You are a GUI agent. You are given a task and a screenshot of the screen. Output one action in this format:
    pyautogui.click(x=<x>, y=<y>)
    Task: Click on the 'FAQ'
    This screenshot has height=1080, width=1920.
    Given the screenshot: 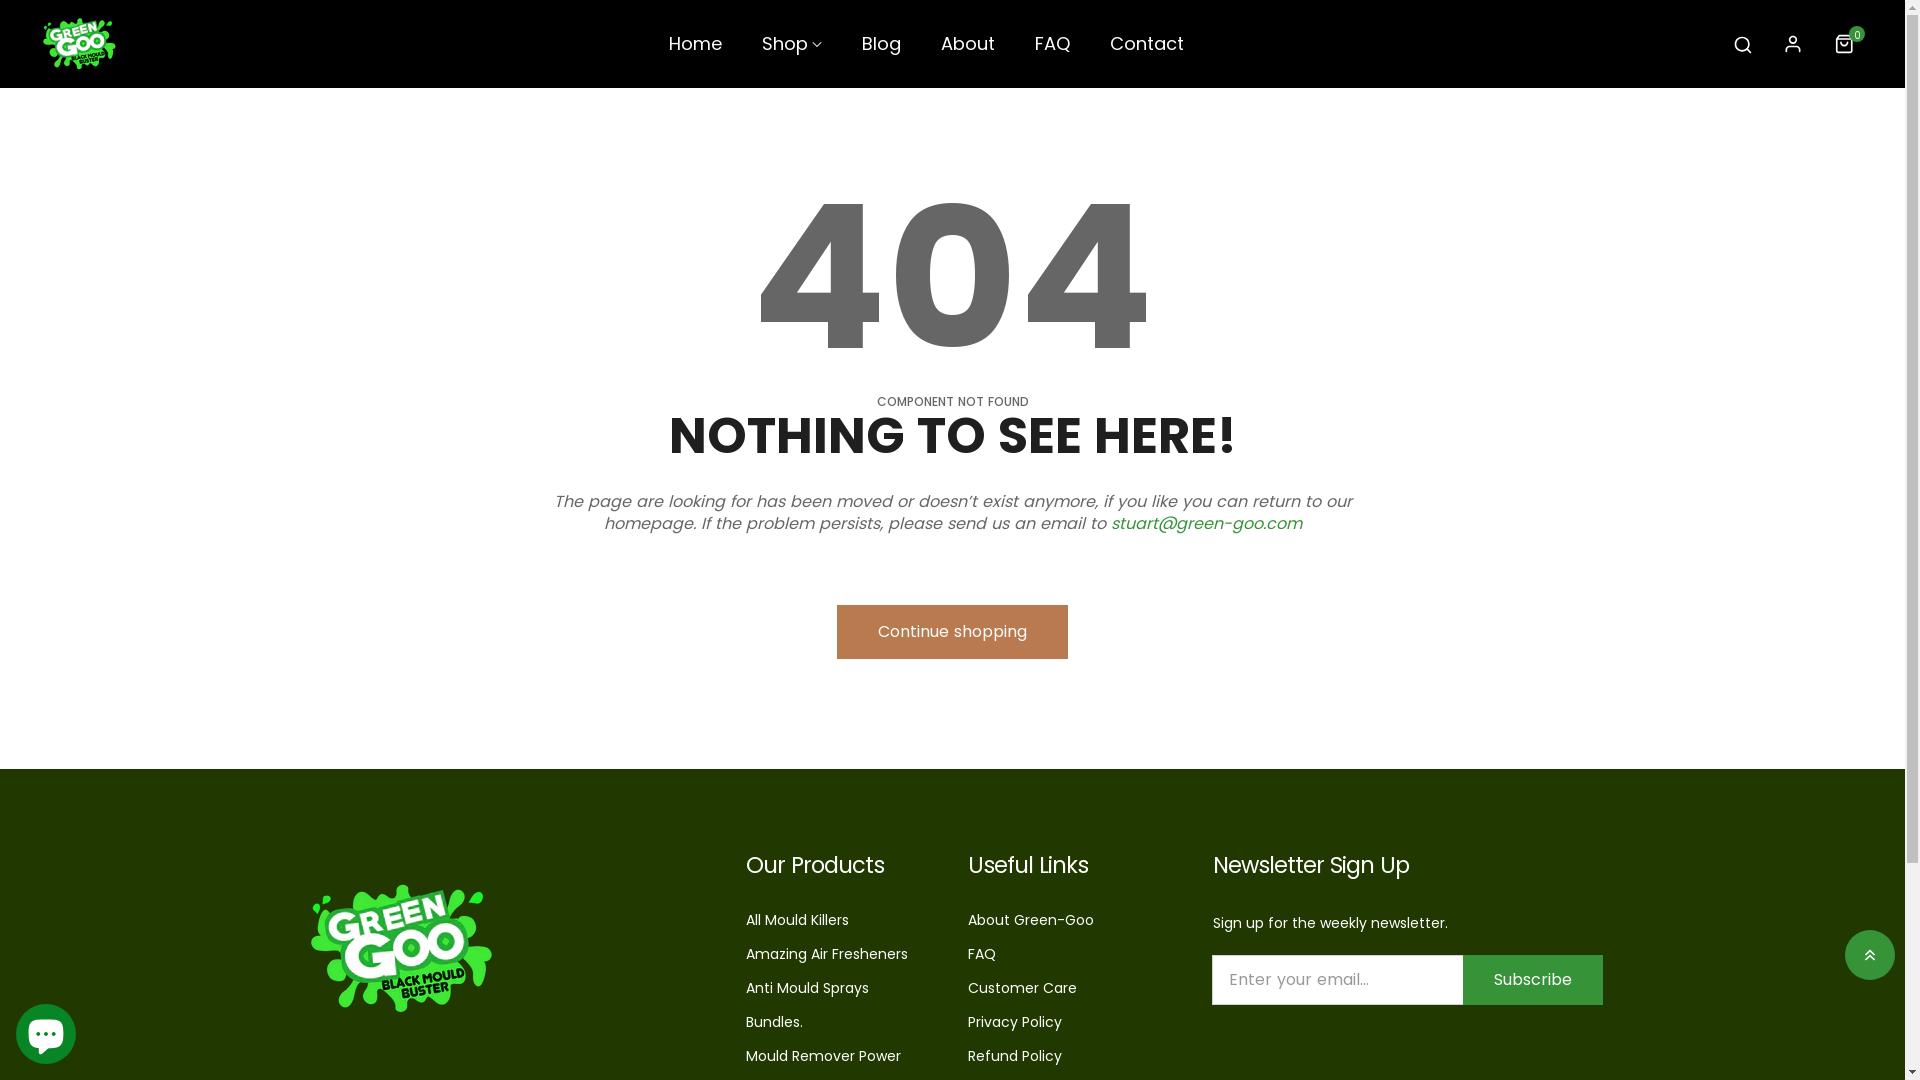 What is the action you would take?
    pyautogui.click(x=968, y=952)
    